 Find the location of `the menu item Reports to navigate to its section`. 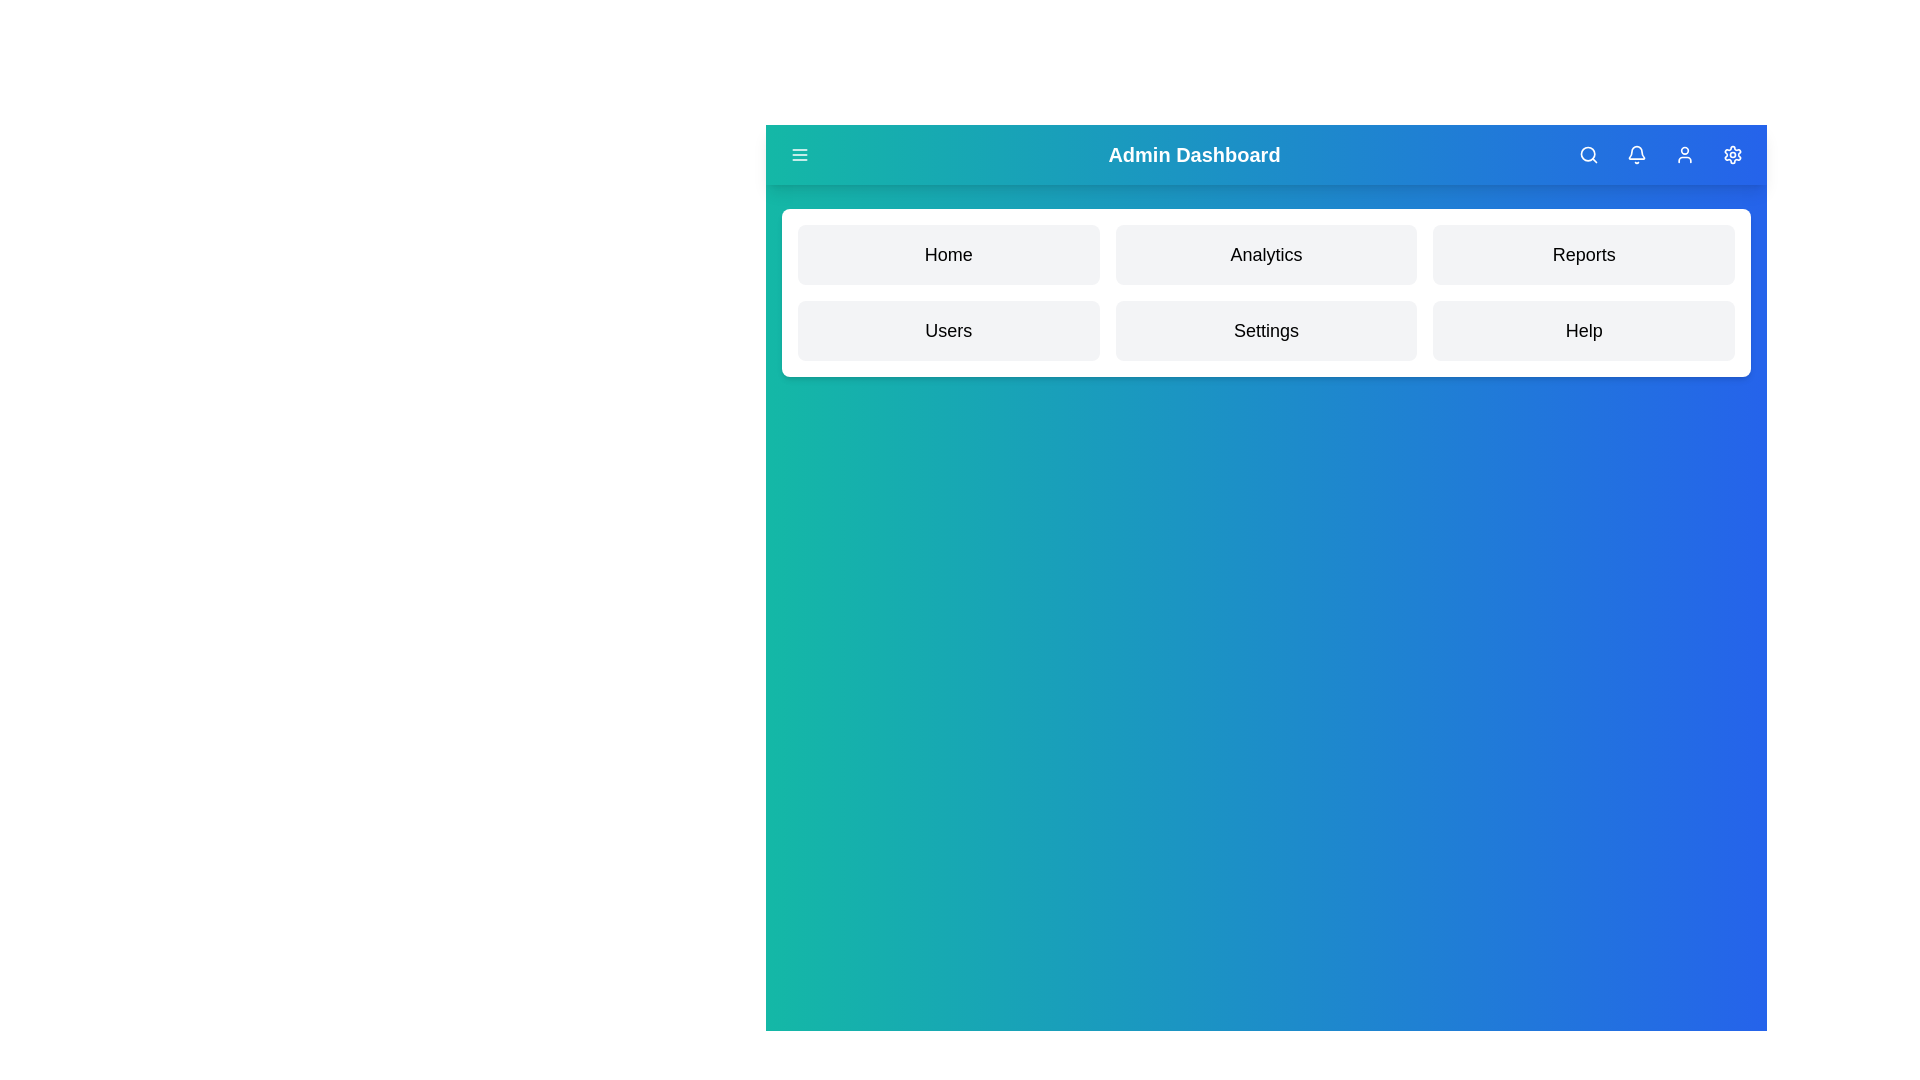

the menu item Reports to navigate to its section is located at coordinates (1583, 253).